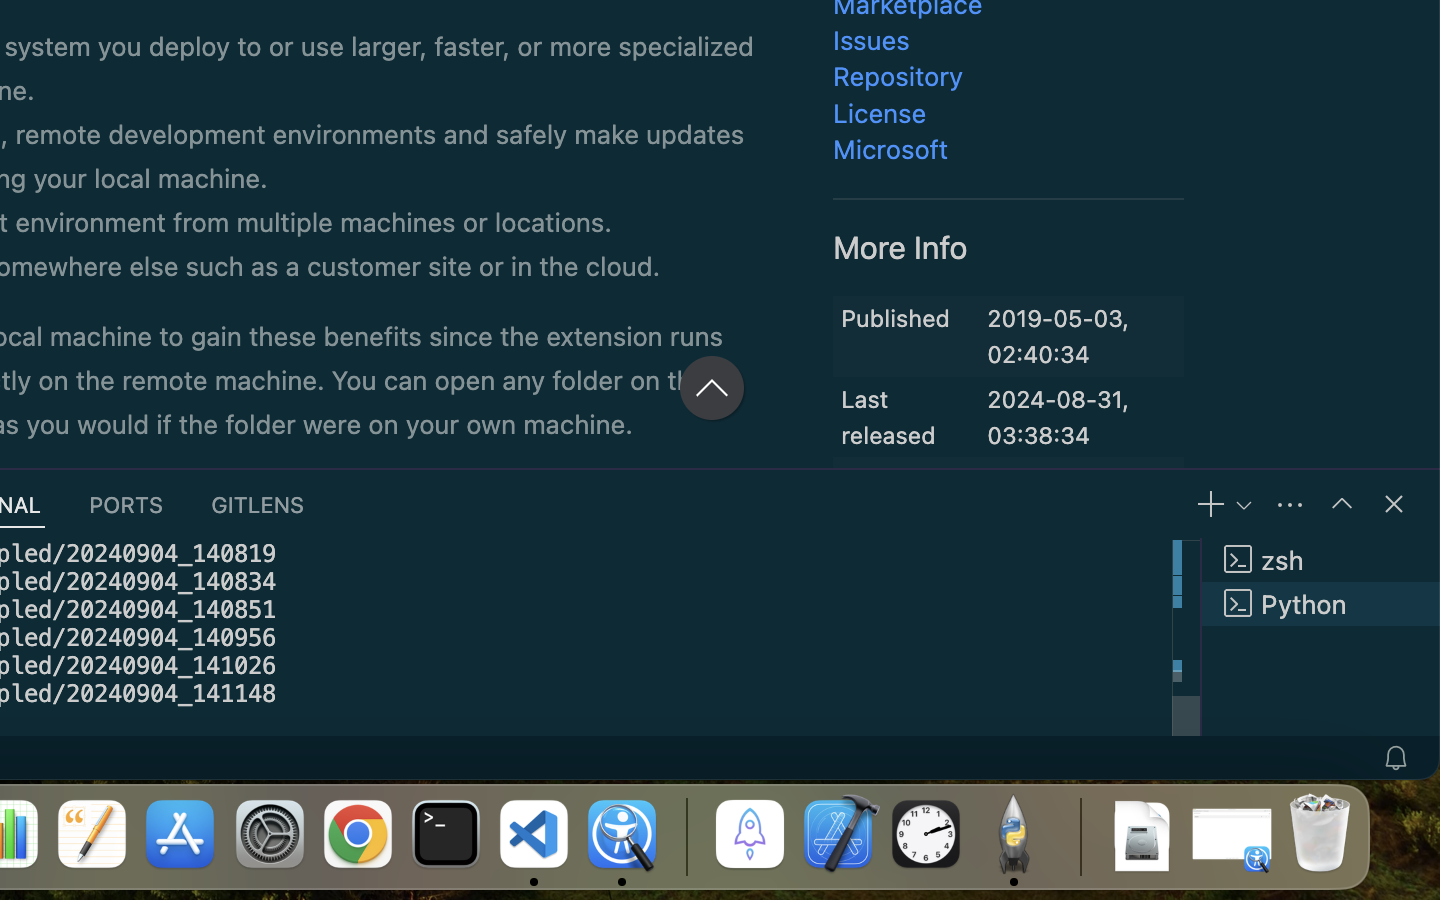 The image size is (1440, 900). Describe the element at coordinates (897, 76) in the screenshot. I see `'Repository'` at that location.